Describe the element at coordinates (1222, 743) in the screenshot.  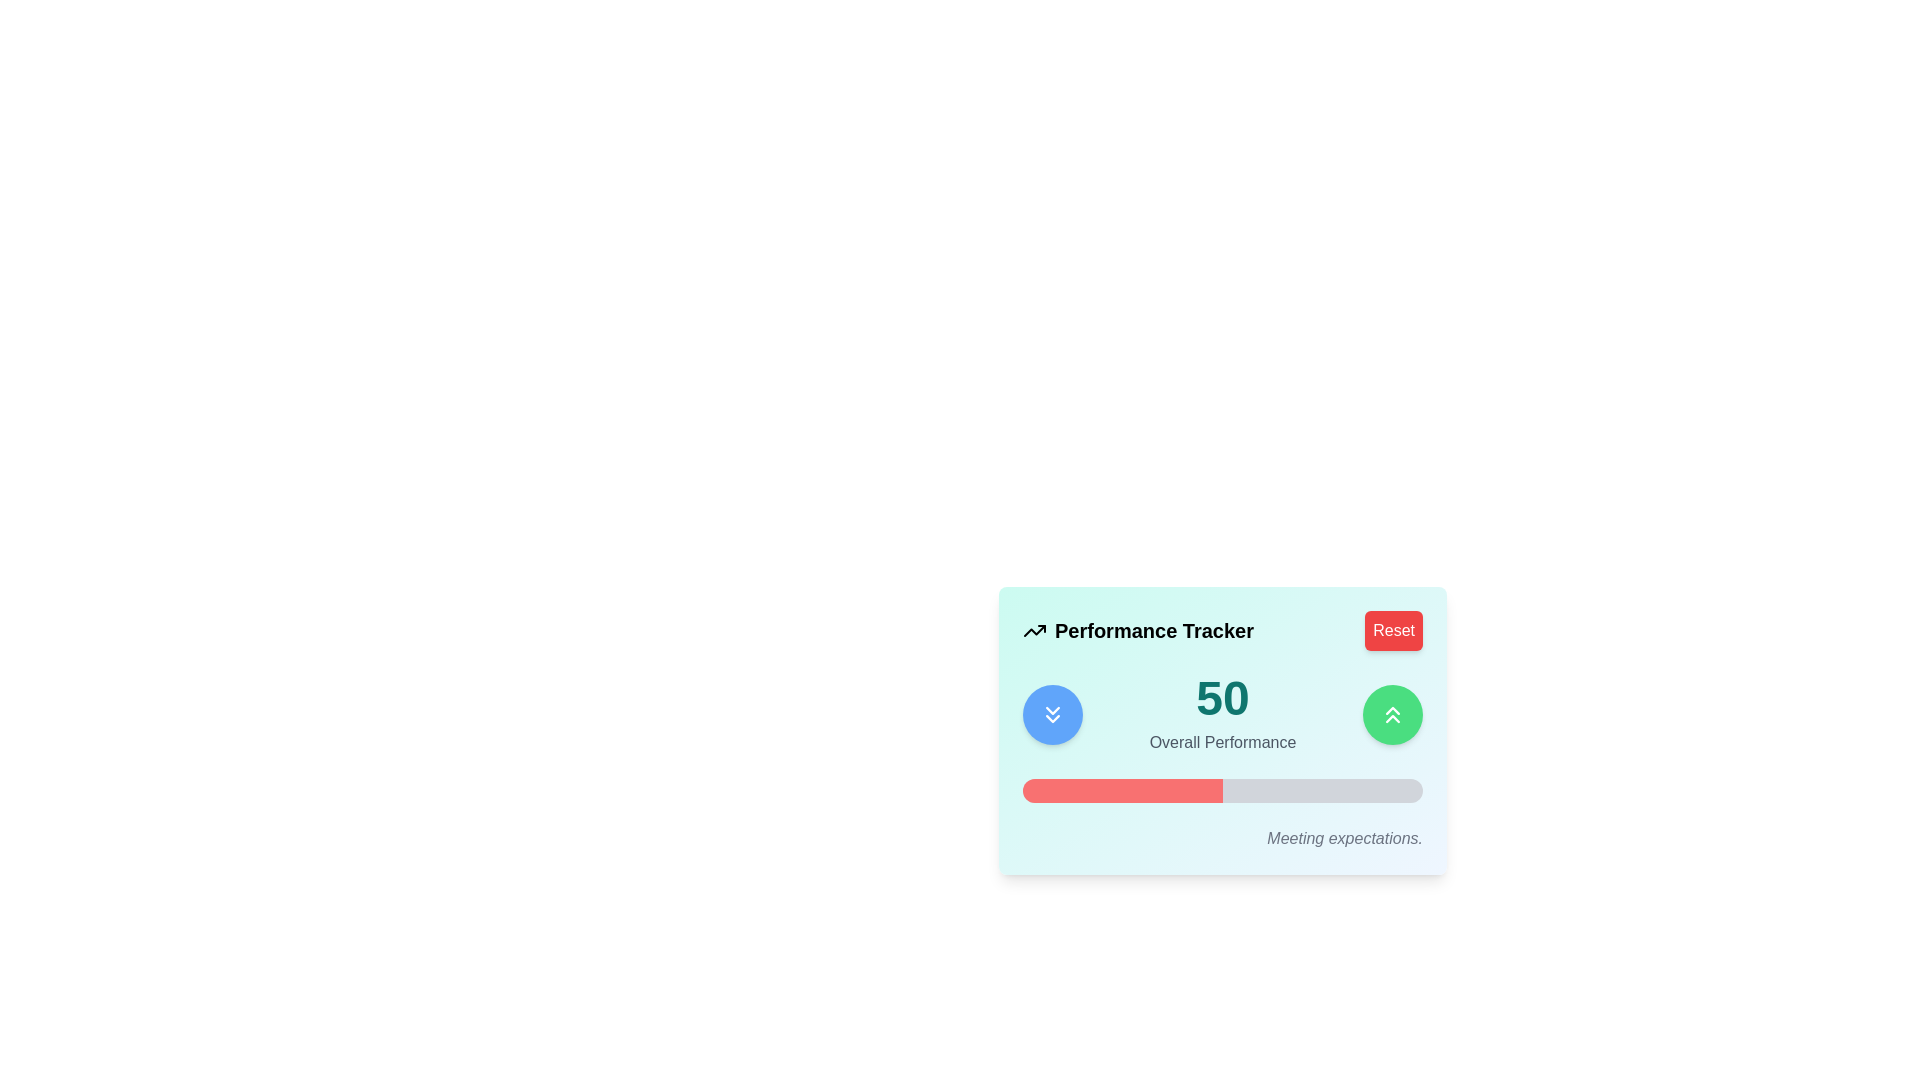
I see `the label that describes 'Overall Performance', located beneath the number '50' in the centered section of the card` at that location.